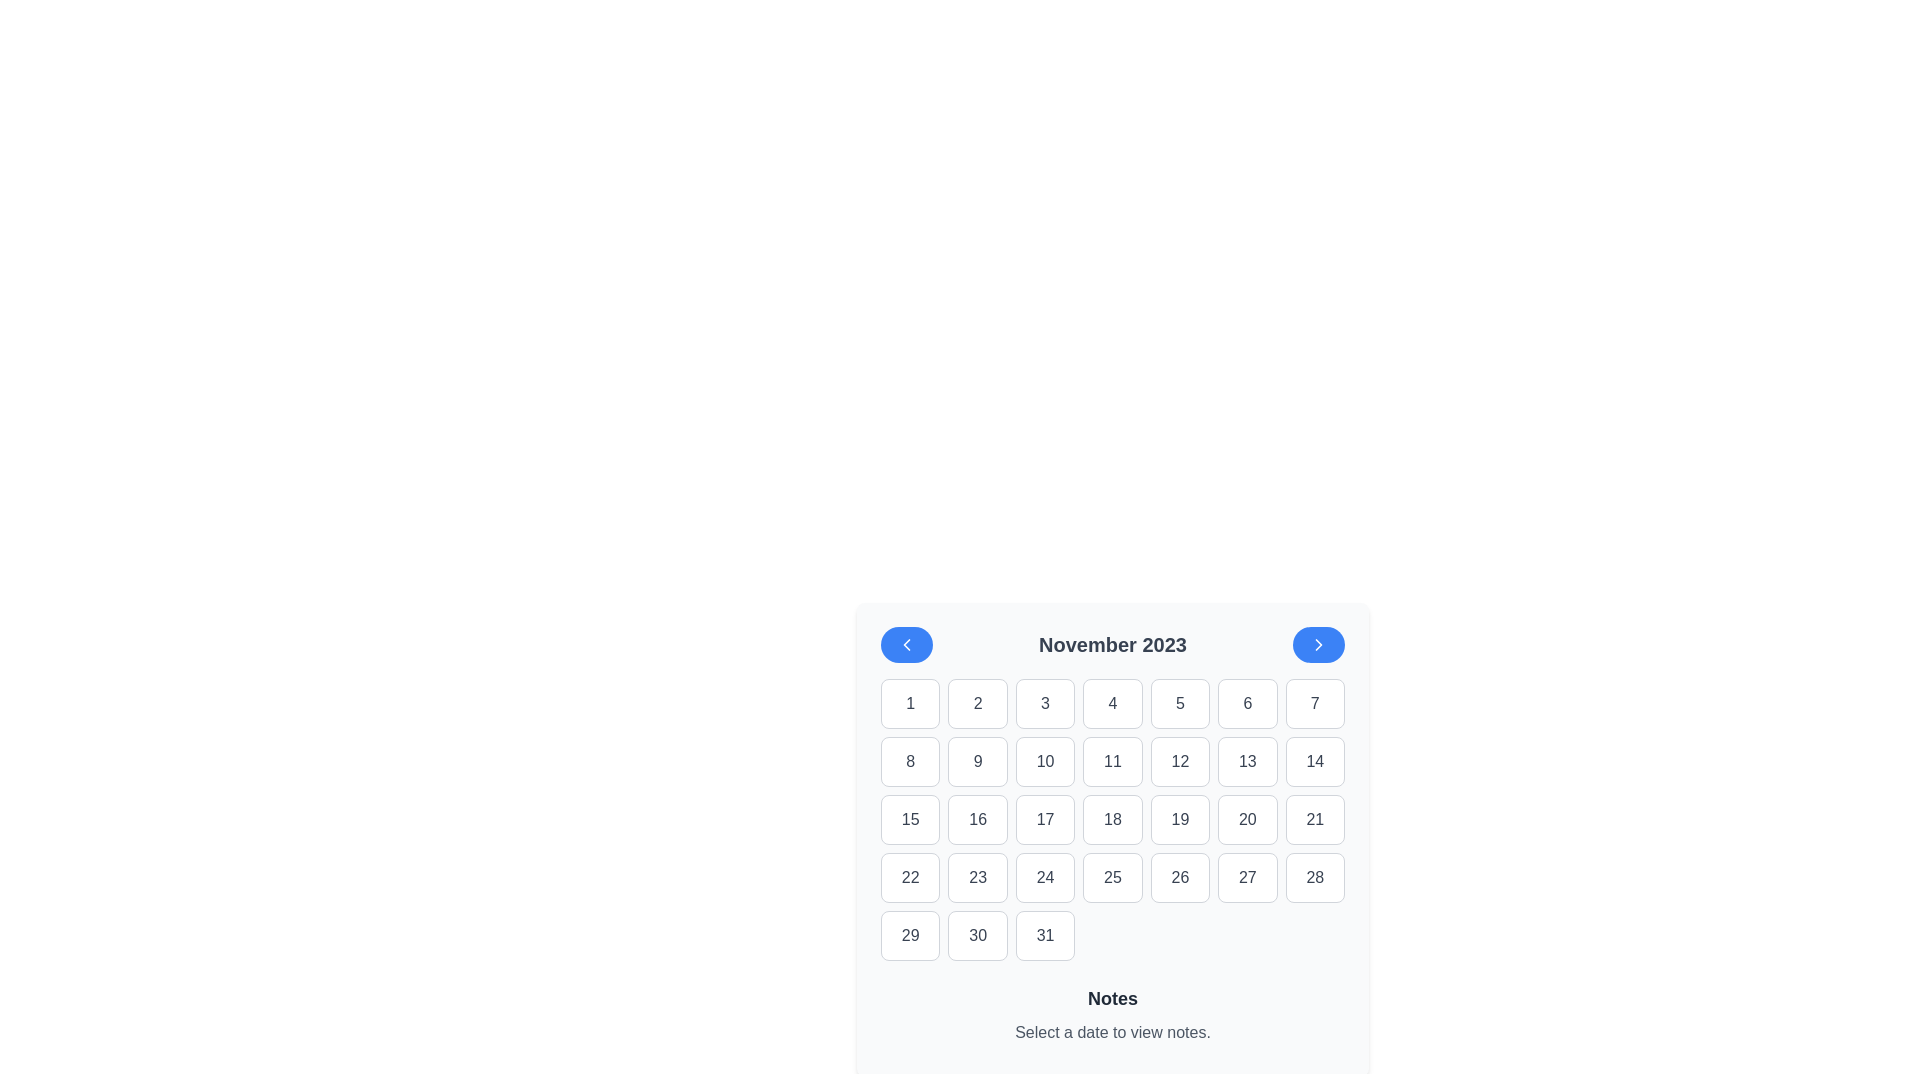  Describe the element at coordinates (906, 644) in the screenshot. I see `the button that navigates to the previous month in the calendar view, located in the header section to the left of the month title 'November 2023'` at that location.